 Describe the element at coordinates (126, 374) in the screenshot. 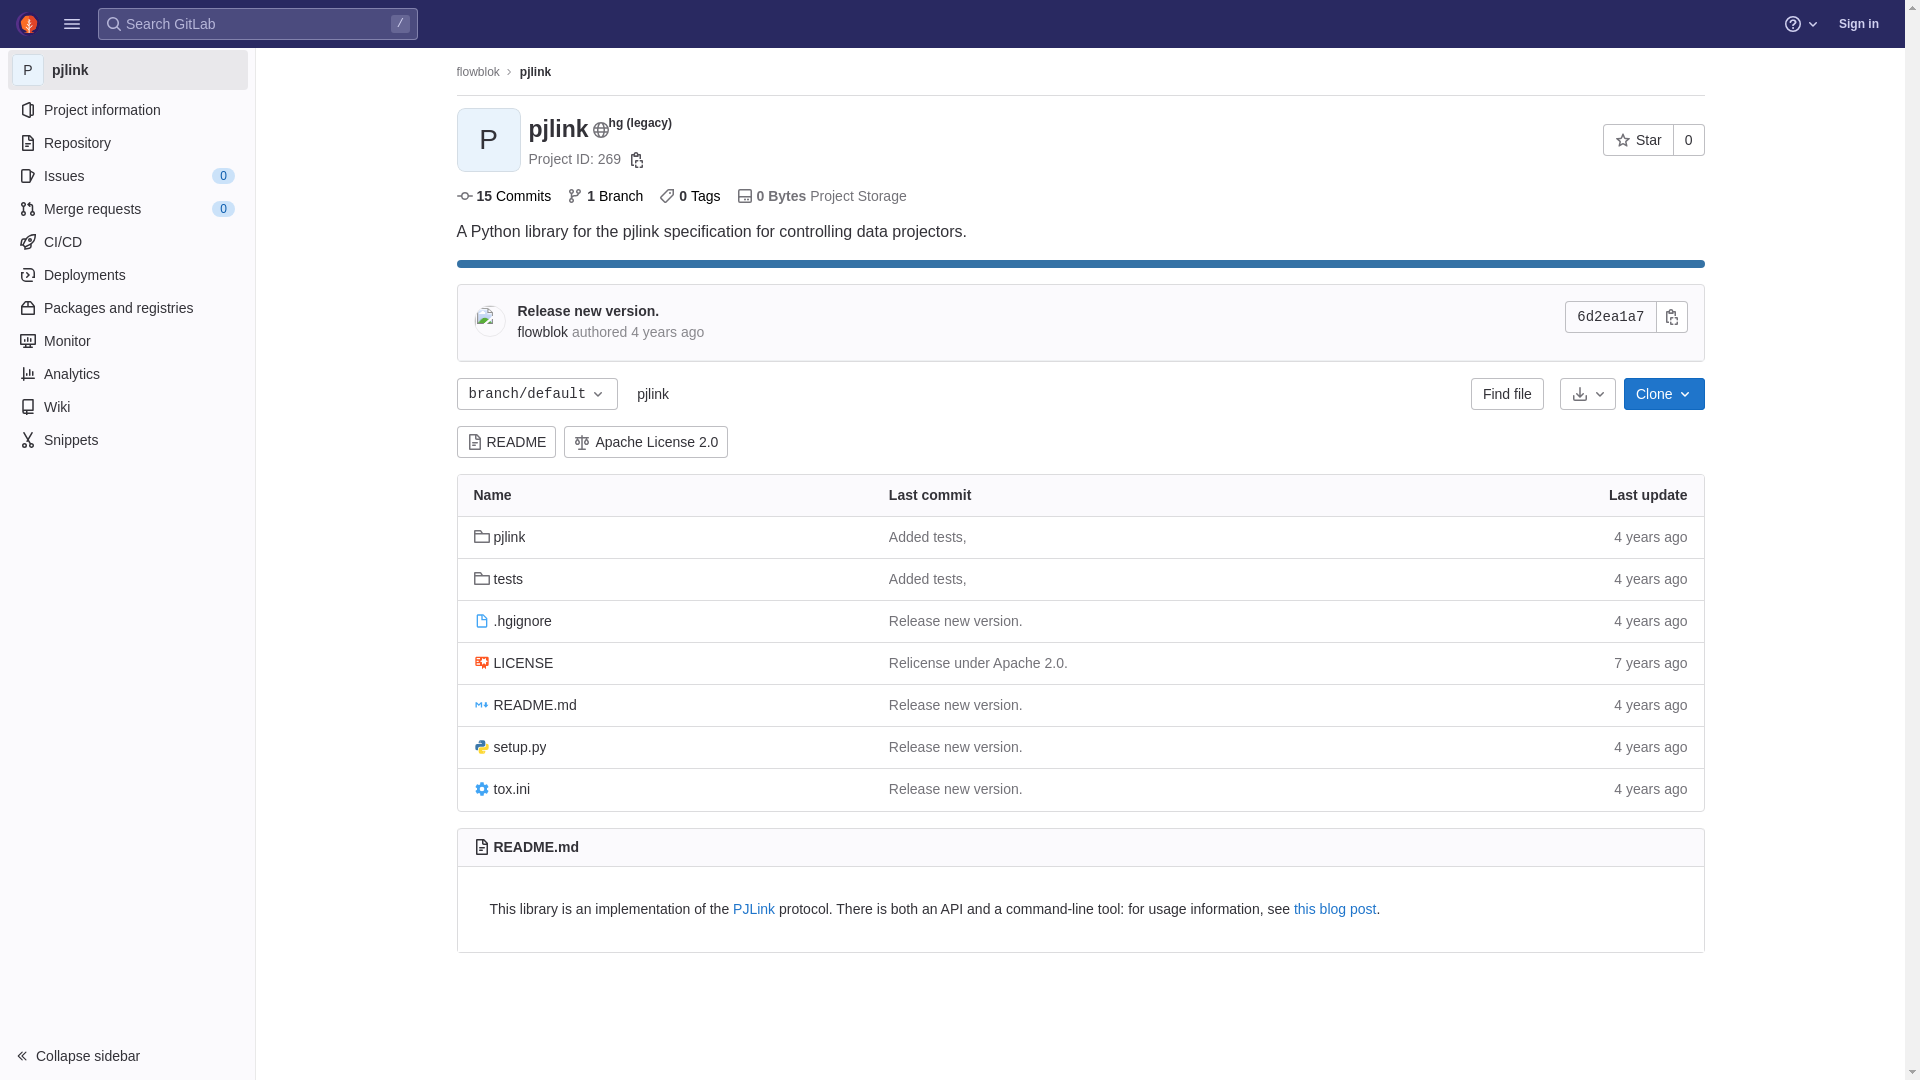

I see `'Analytics'` at that location.